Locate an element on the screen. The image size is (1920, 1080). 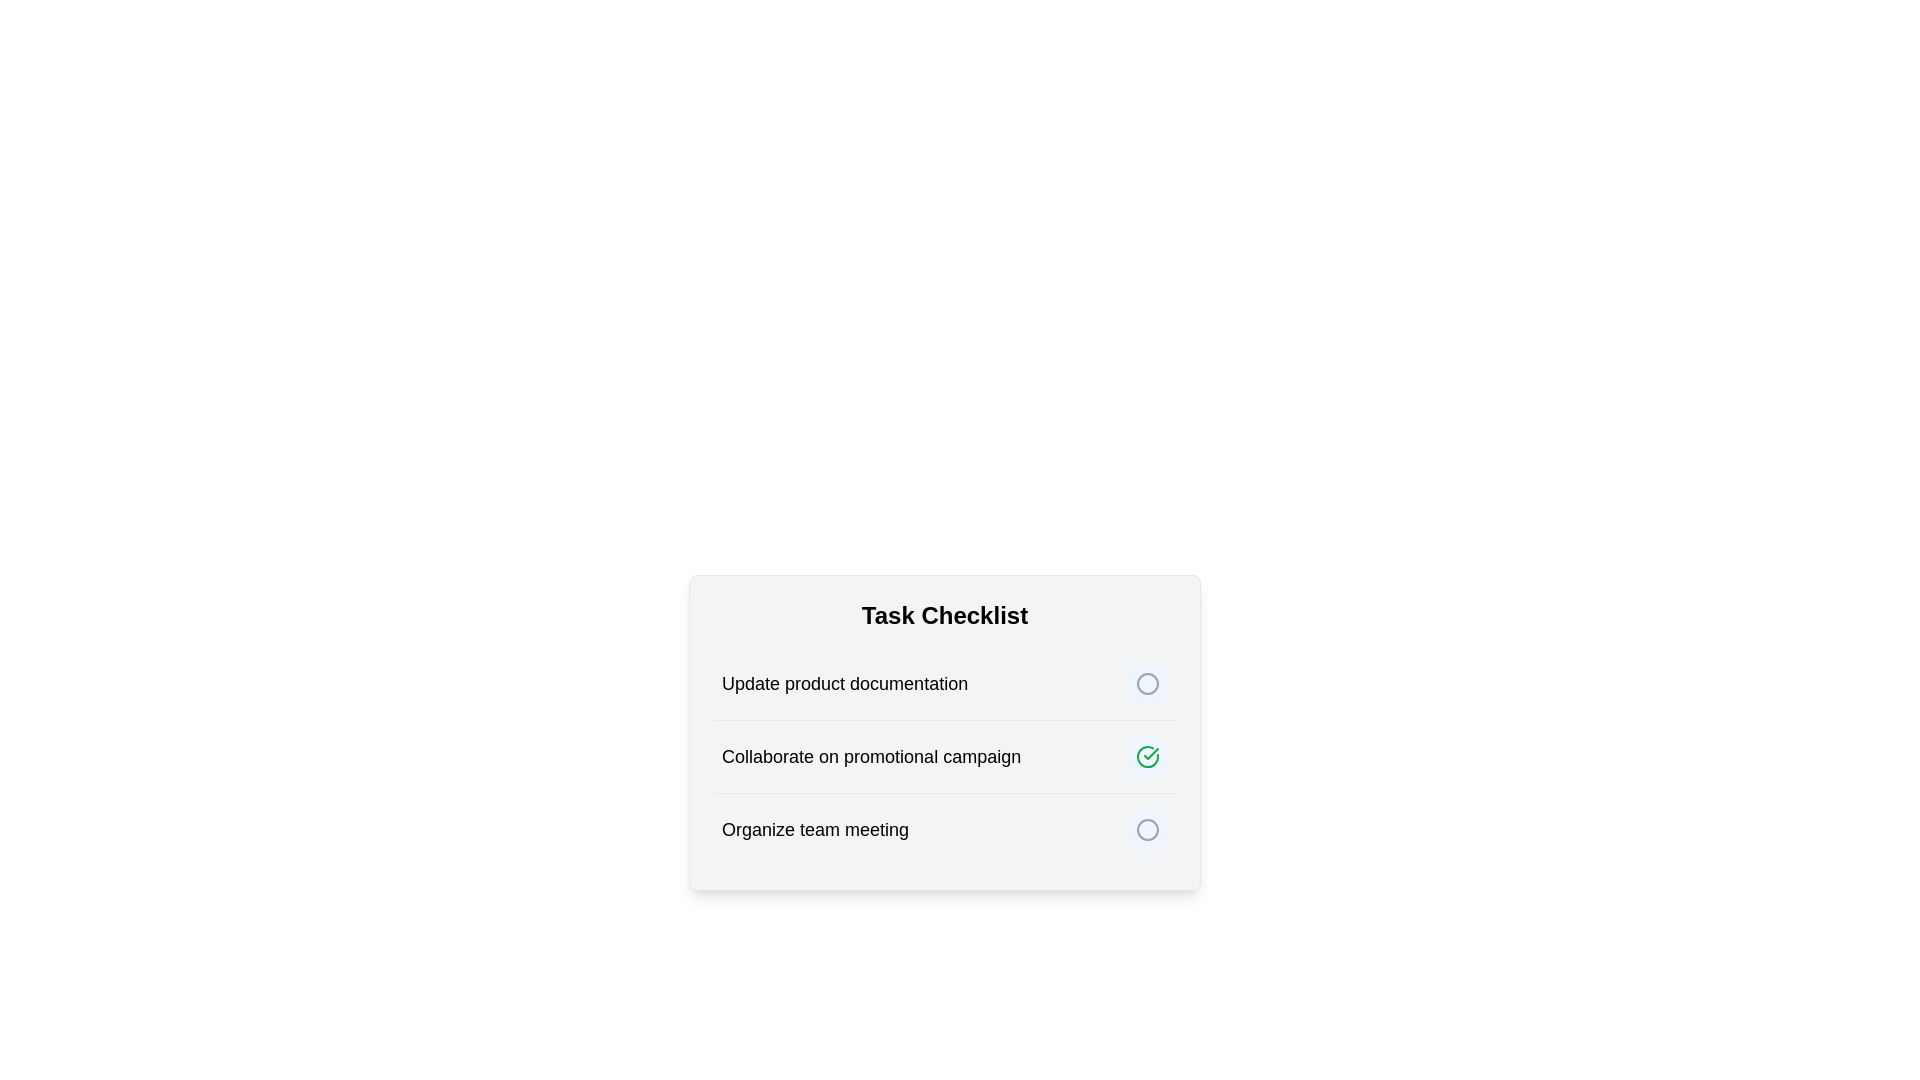
the completion icon located on the right of the second task row in the checklist interface is located at coordinates (1147, 756).